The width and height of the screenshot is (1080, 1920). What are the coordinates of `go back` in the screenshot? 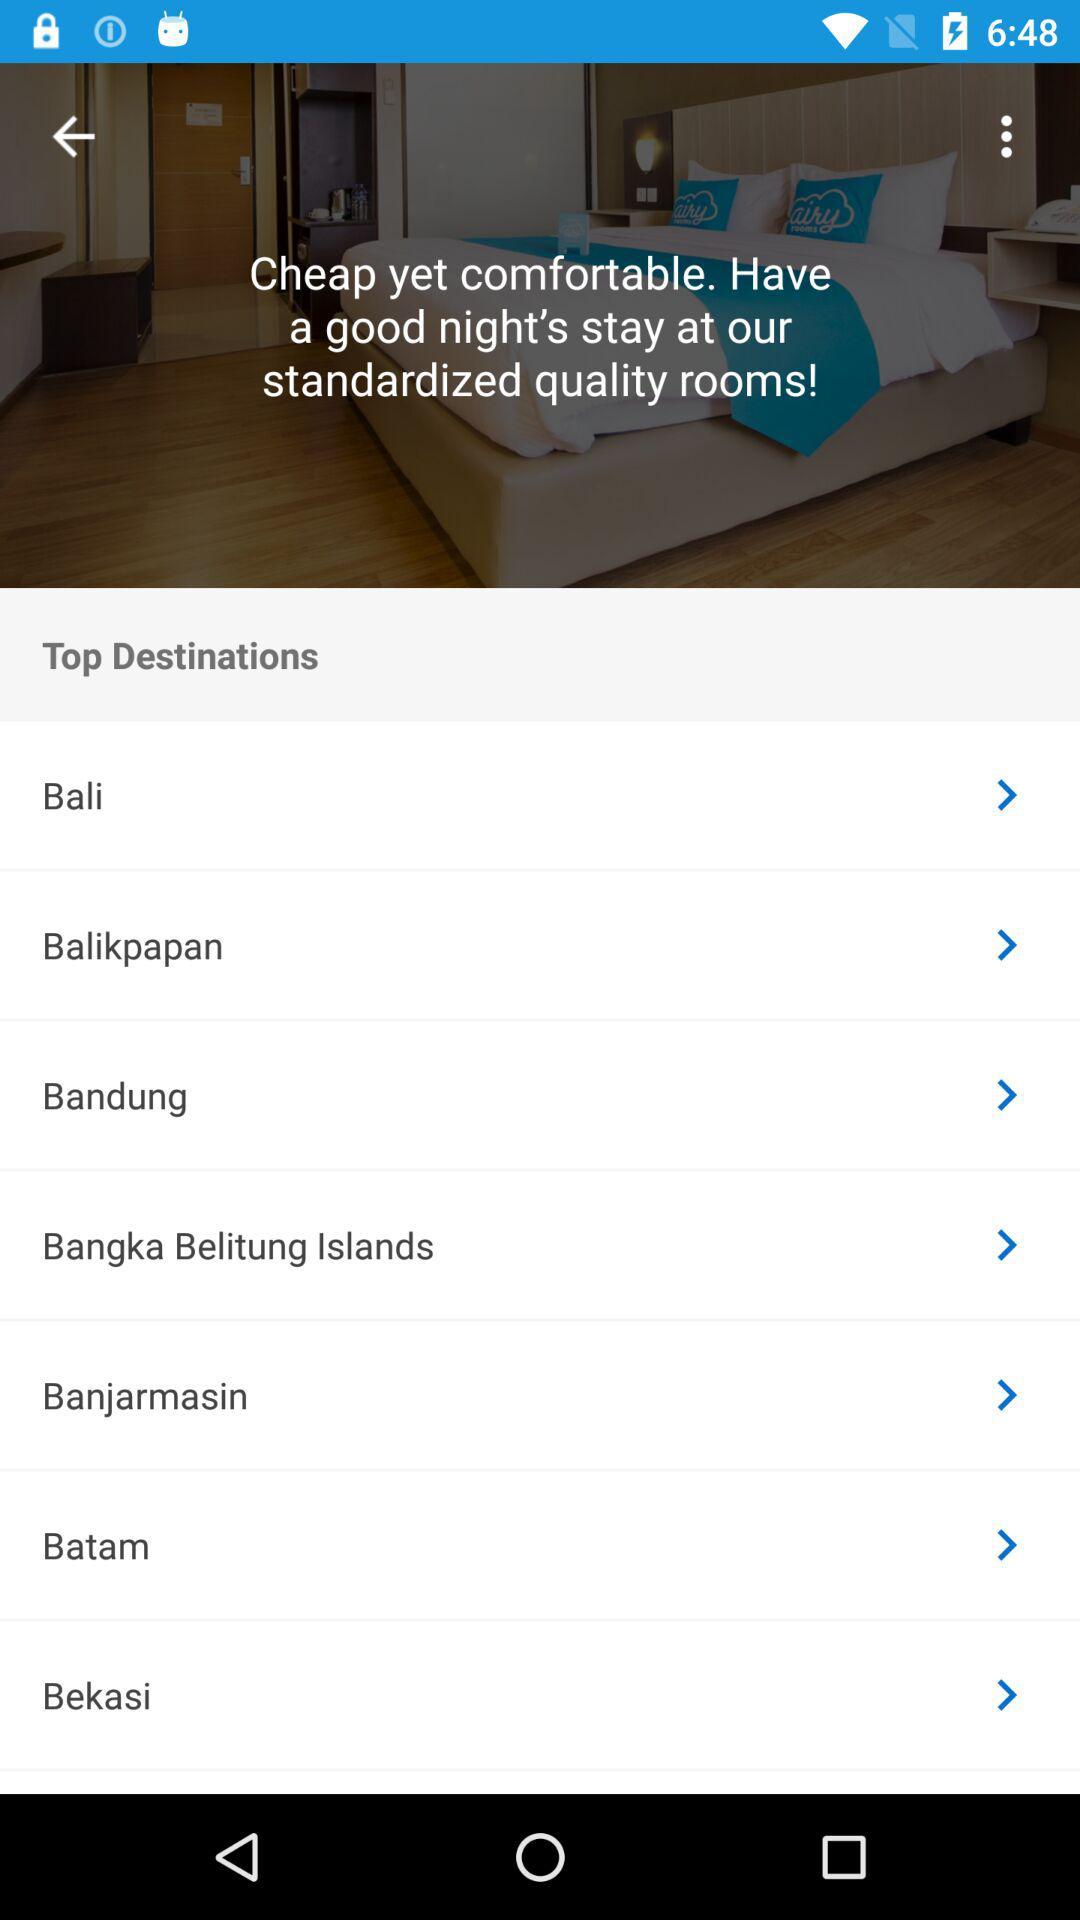 It's located at (72, 135).